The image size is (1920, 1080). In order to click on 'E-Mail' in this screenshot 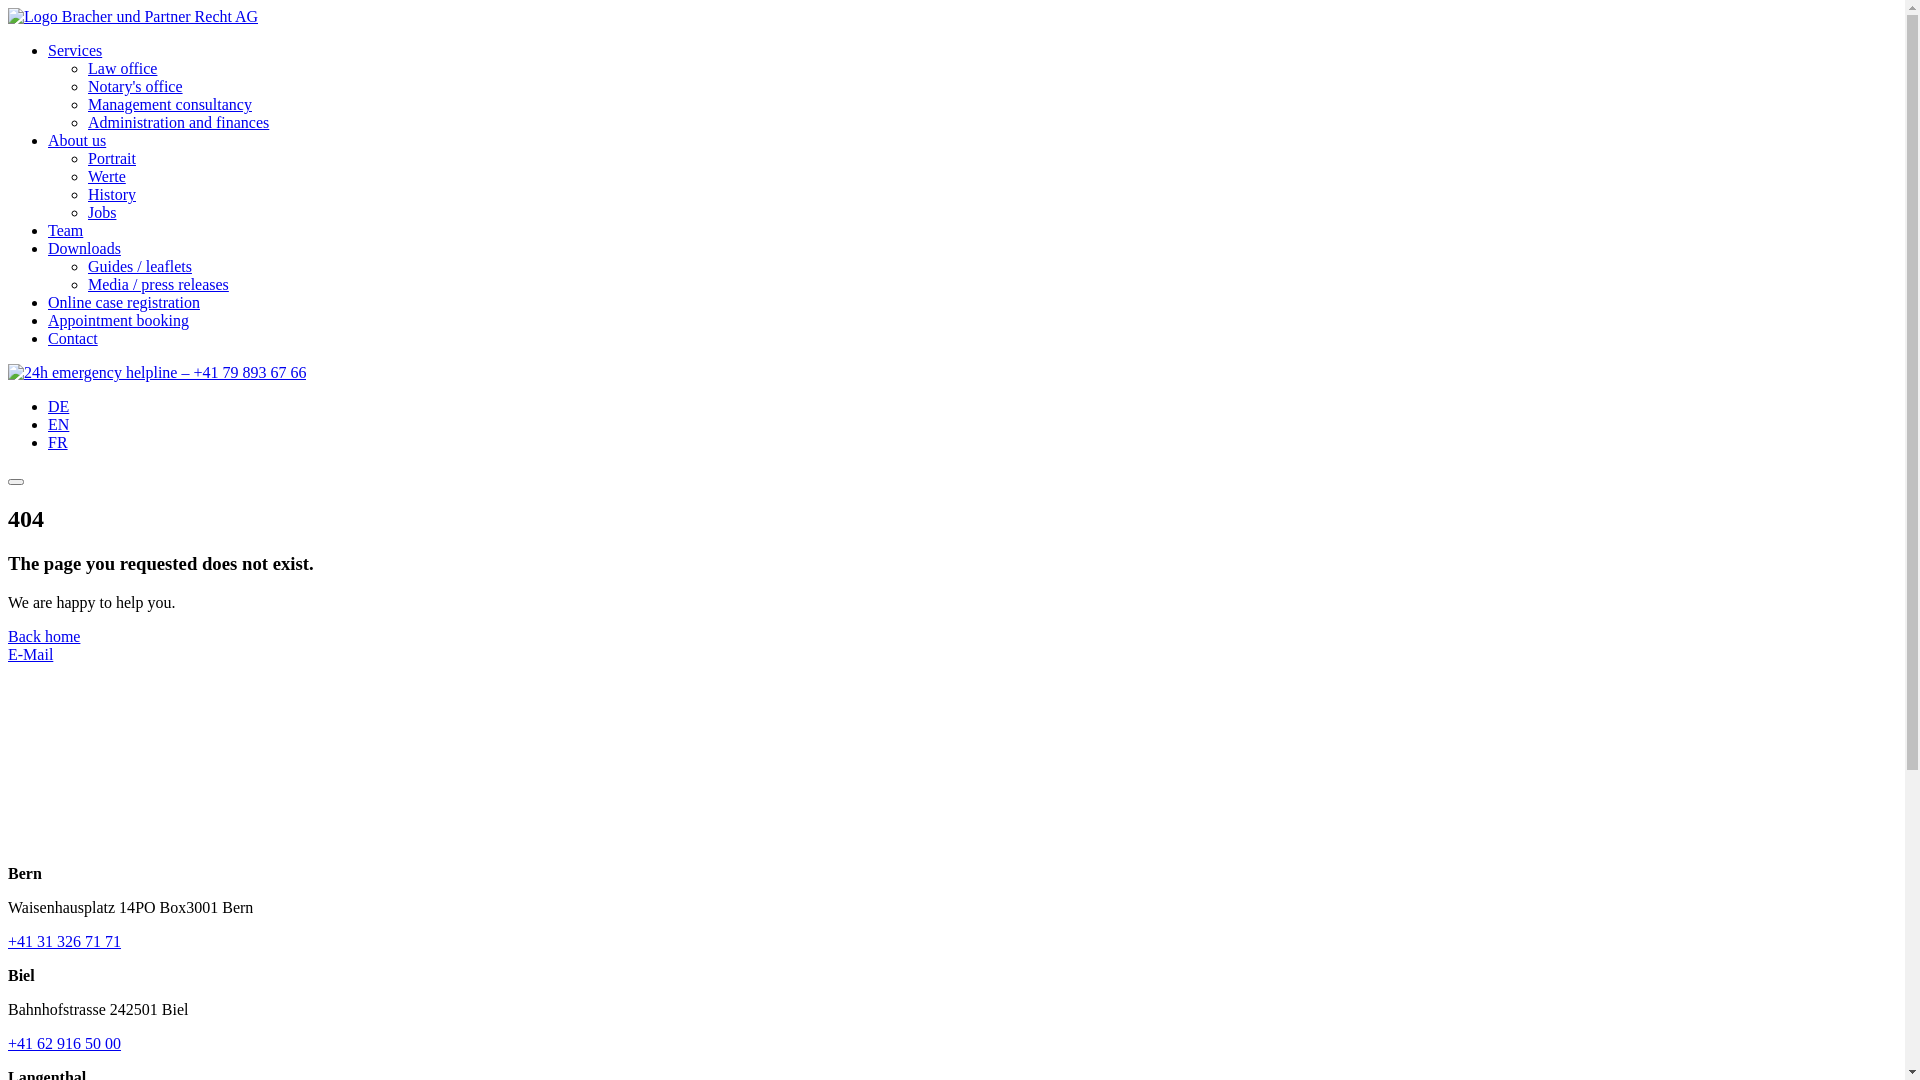, I will do `click(30, 654)`.